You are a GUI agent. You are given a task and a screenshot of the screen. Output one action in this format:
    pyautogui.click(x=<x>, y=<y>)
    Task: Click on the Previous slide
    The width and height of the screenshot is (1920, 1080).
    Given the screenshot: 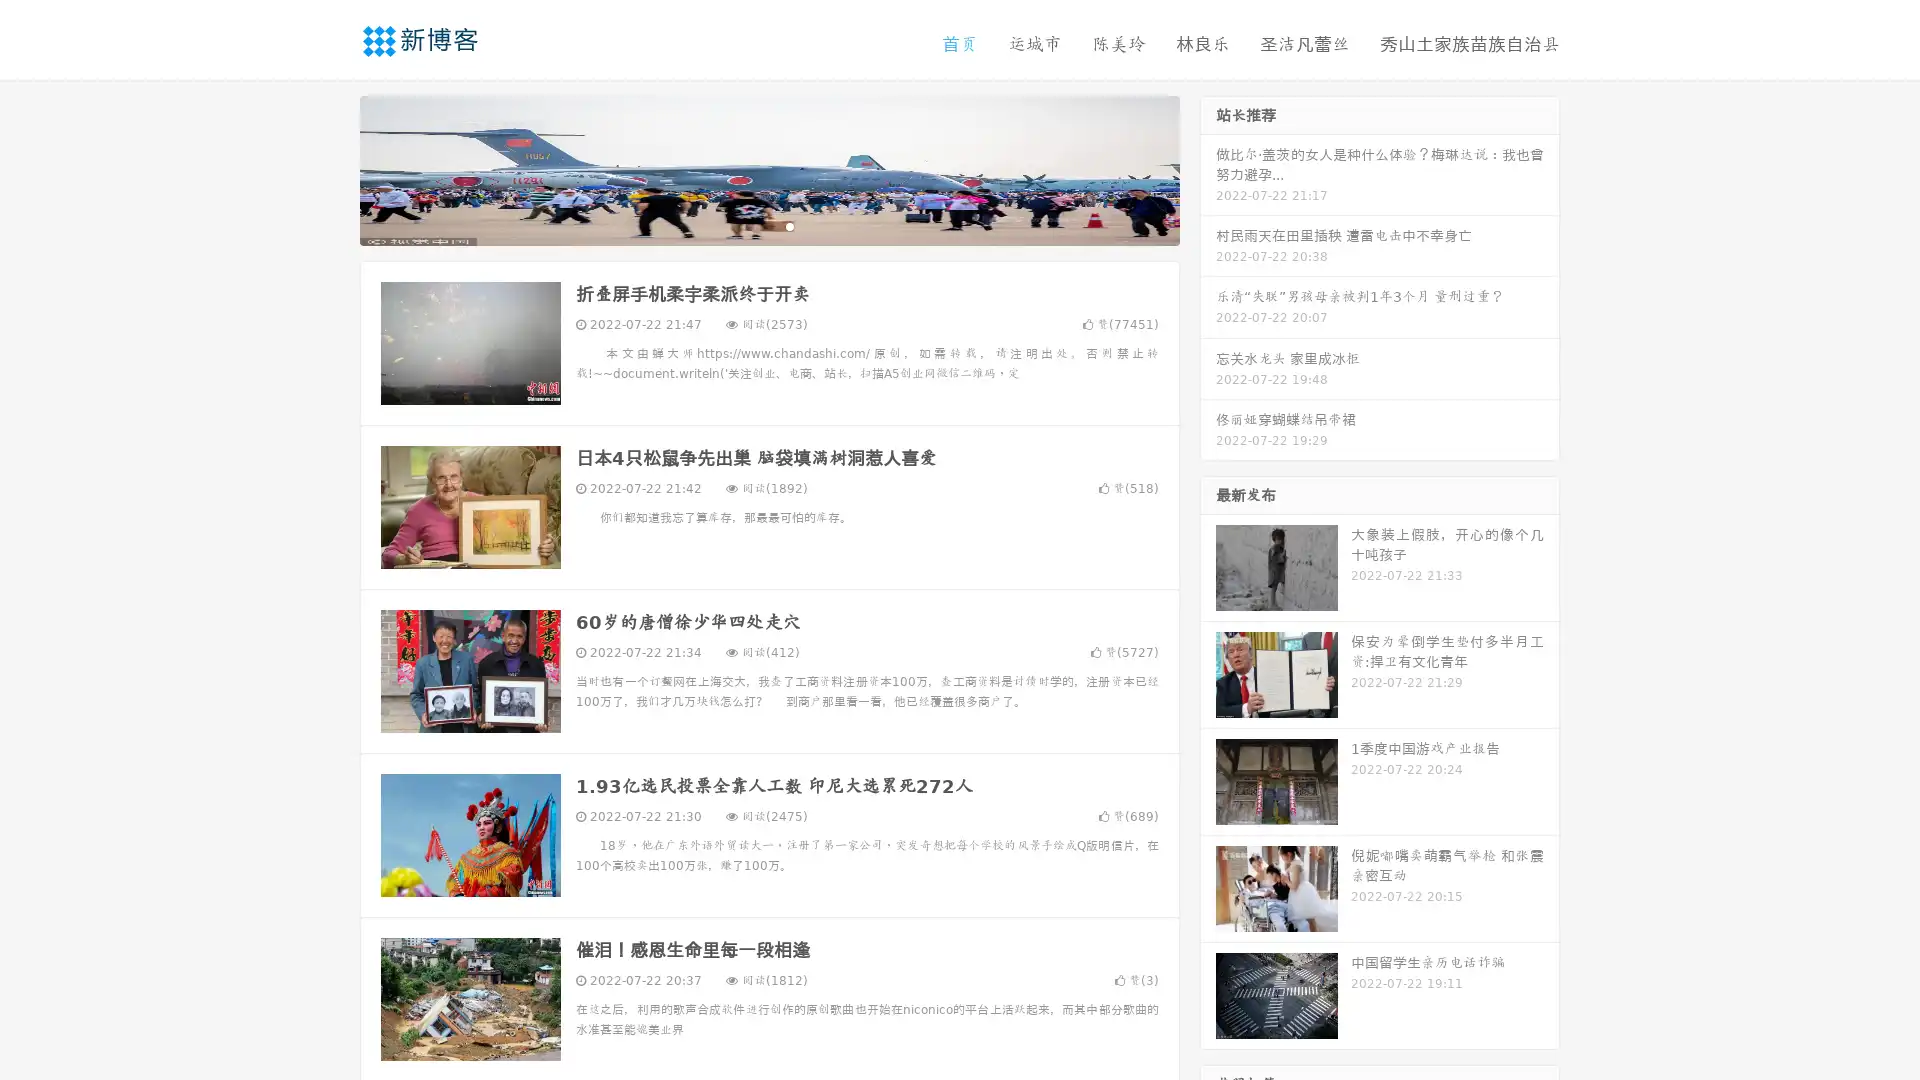 What is the action you would take?
    pyautogui.click(x=330, y=168)
    